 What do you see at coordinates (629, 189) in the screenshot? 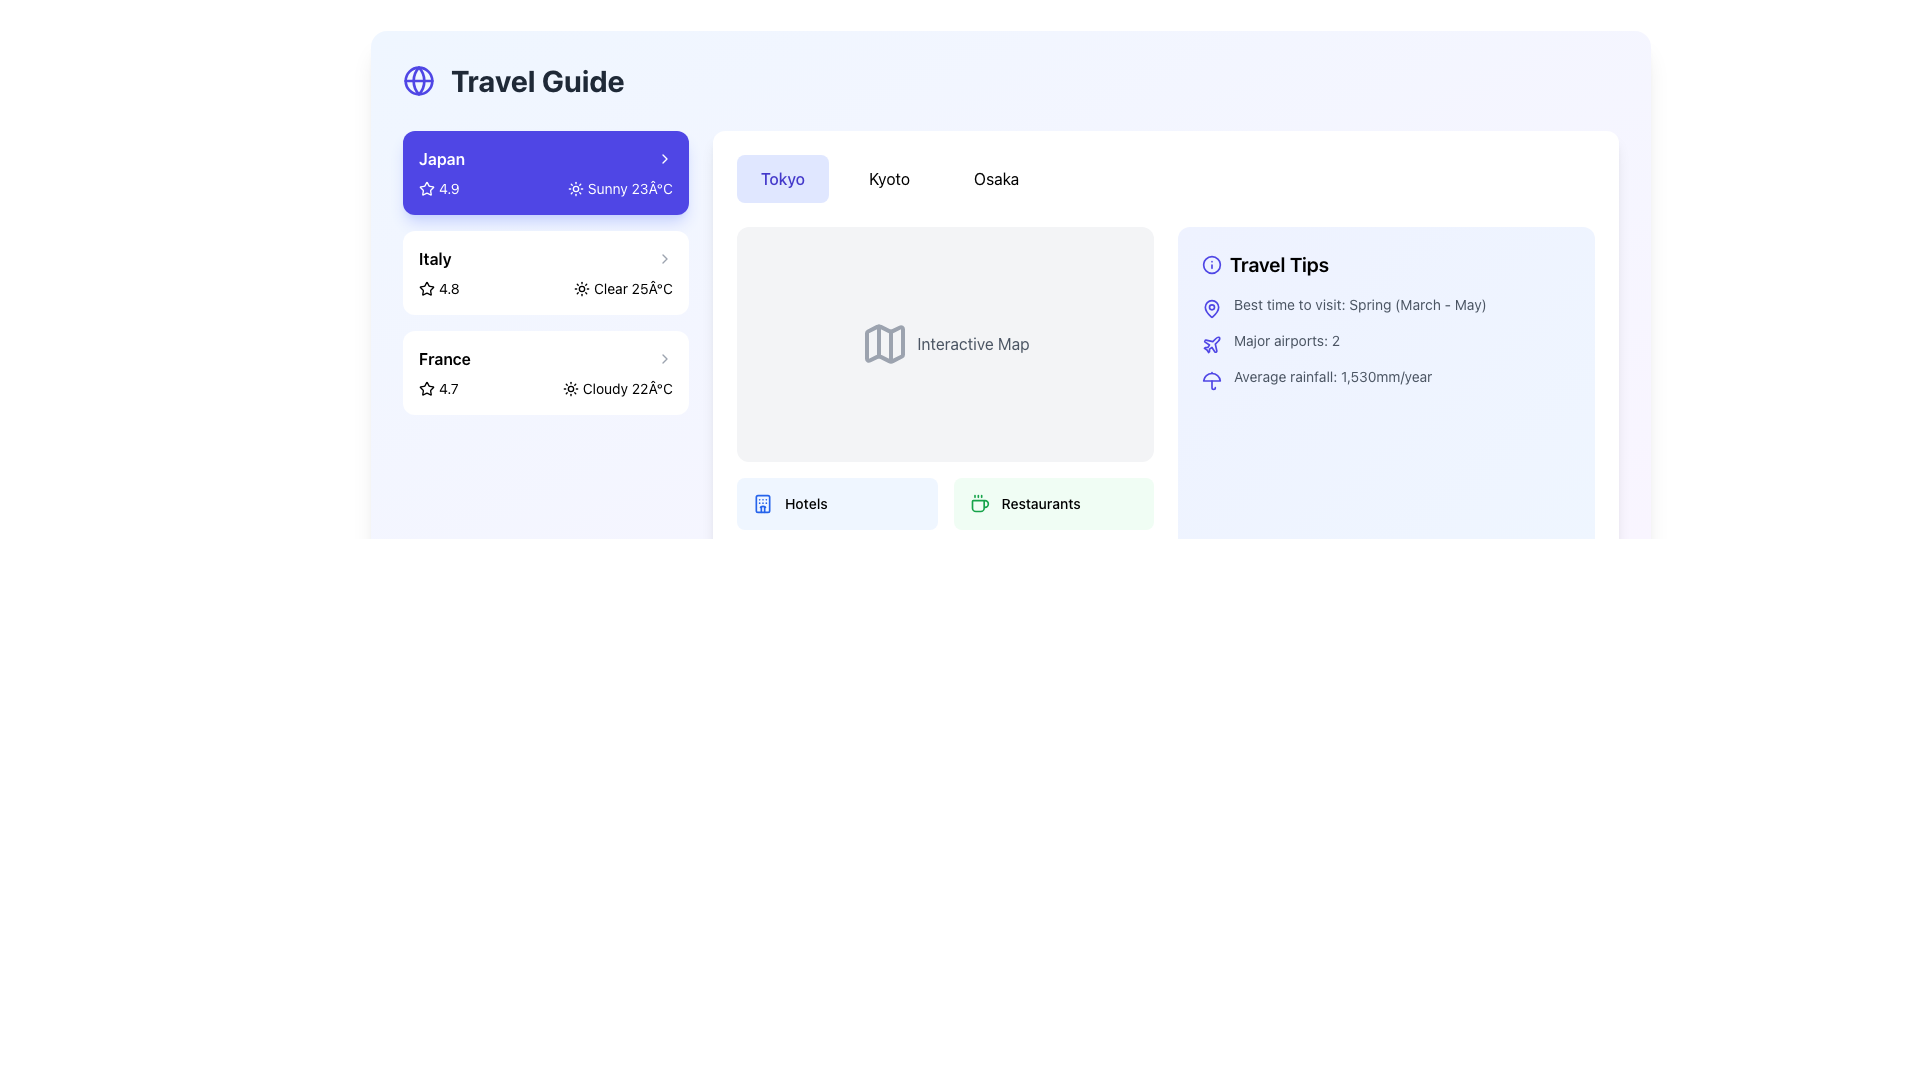
I see `the static text component displaying 'Sunny 23Â°C' which is aligned with a sunny weather icon and located in the rightmost portion of the highlighted area for 'Japan'` at bounding box center [629, 189].